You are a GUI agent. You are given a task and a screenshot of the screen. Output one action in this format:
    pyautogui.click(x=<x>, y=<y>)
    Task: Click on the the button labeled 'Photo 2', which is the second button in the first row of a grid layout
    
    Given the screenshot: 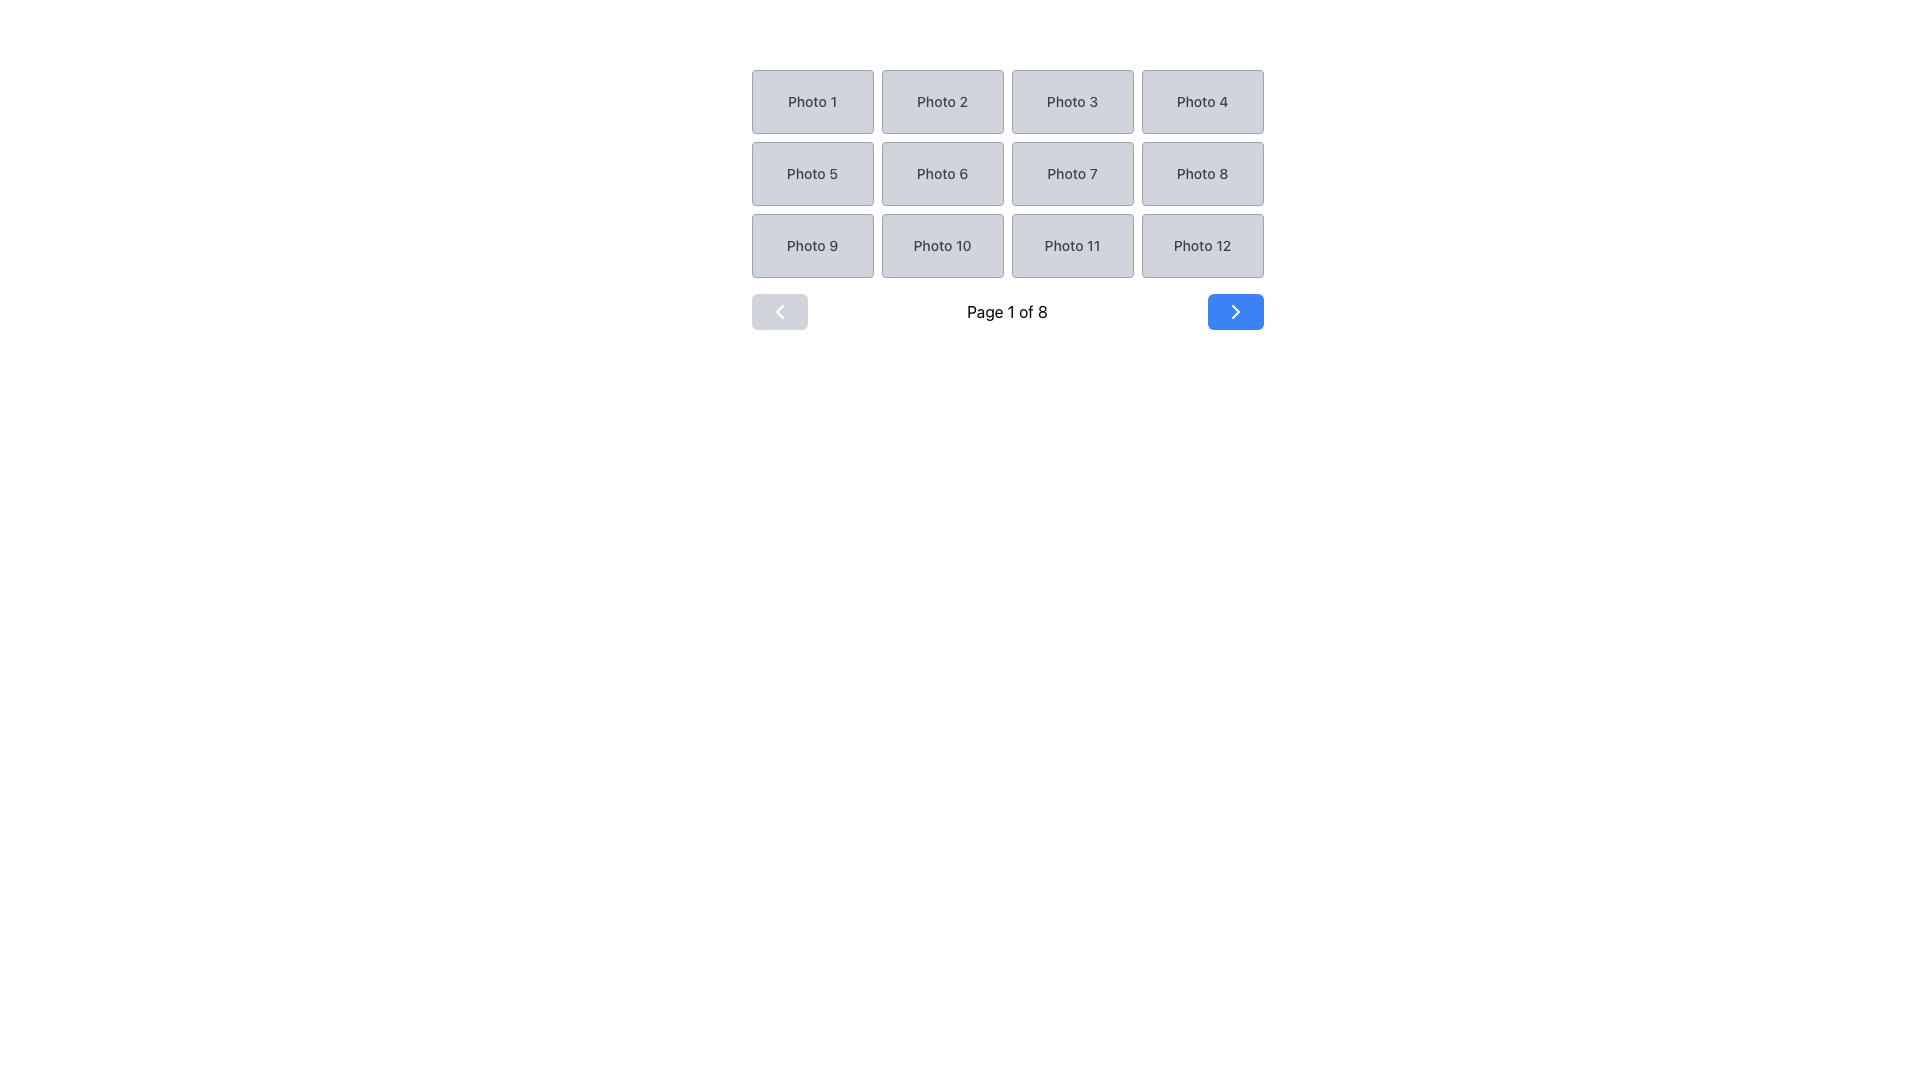 What is the action you would take?
    pyautogui.click(x=941, y=101)
    